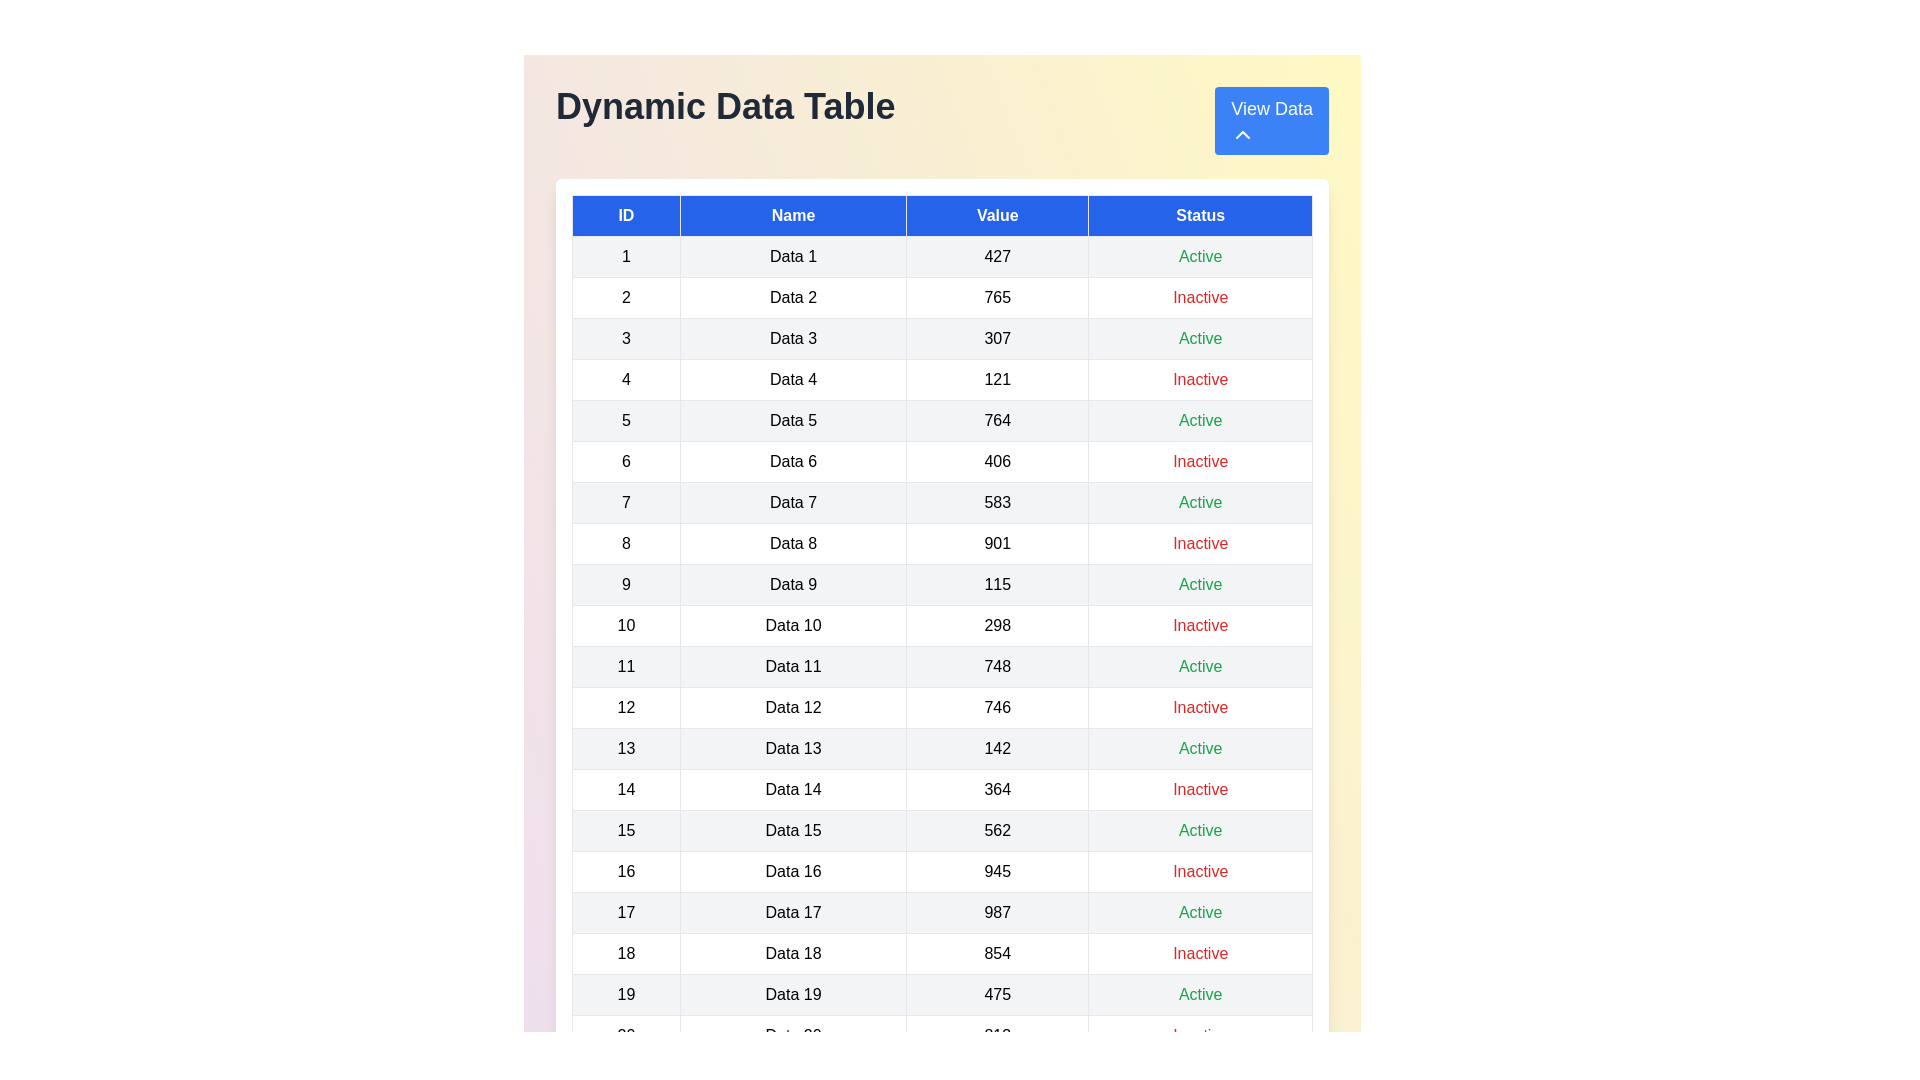 This screenshot has width=1920, height=1080. What do you see at coordinates (624, 216) in the screenshot?
I see `the header of the column to sort by ID` at bounding box center [624, 216].